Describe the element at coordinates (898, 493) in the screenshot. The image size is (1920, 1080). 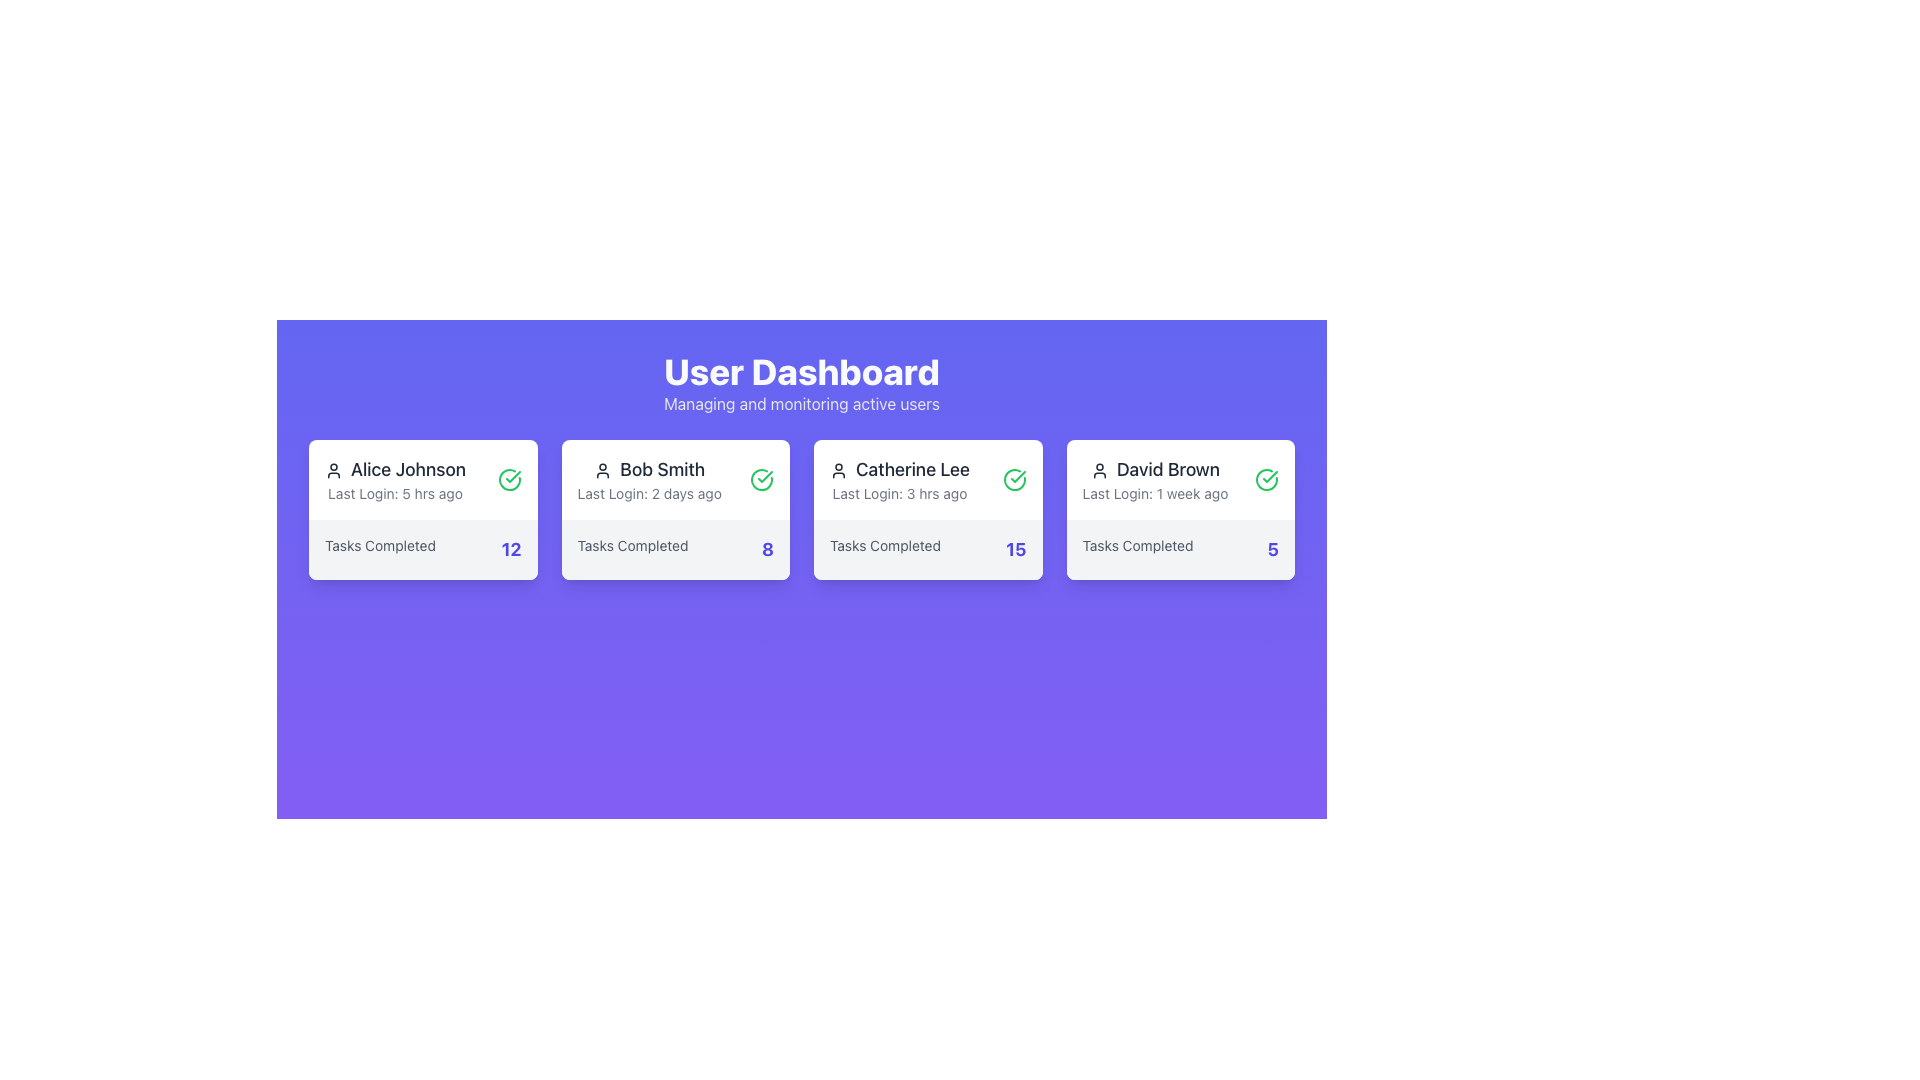
I see `information displayed in the text label that shows 'Last Login: 3 hrs ago', which is located below the 'Catherine Lee' label in the user dashboard grid` at that location.